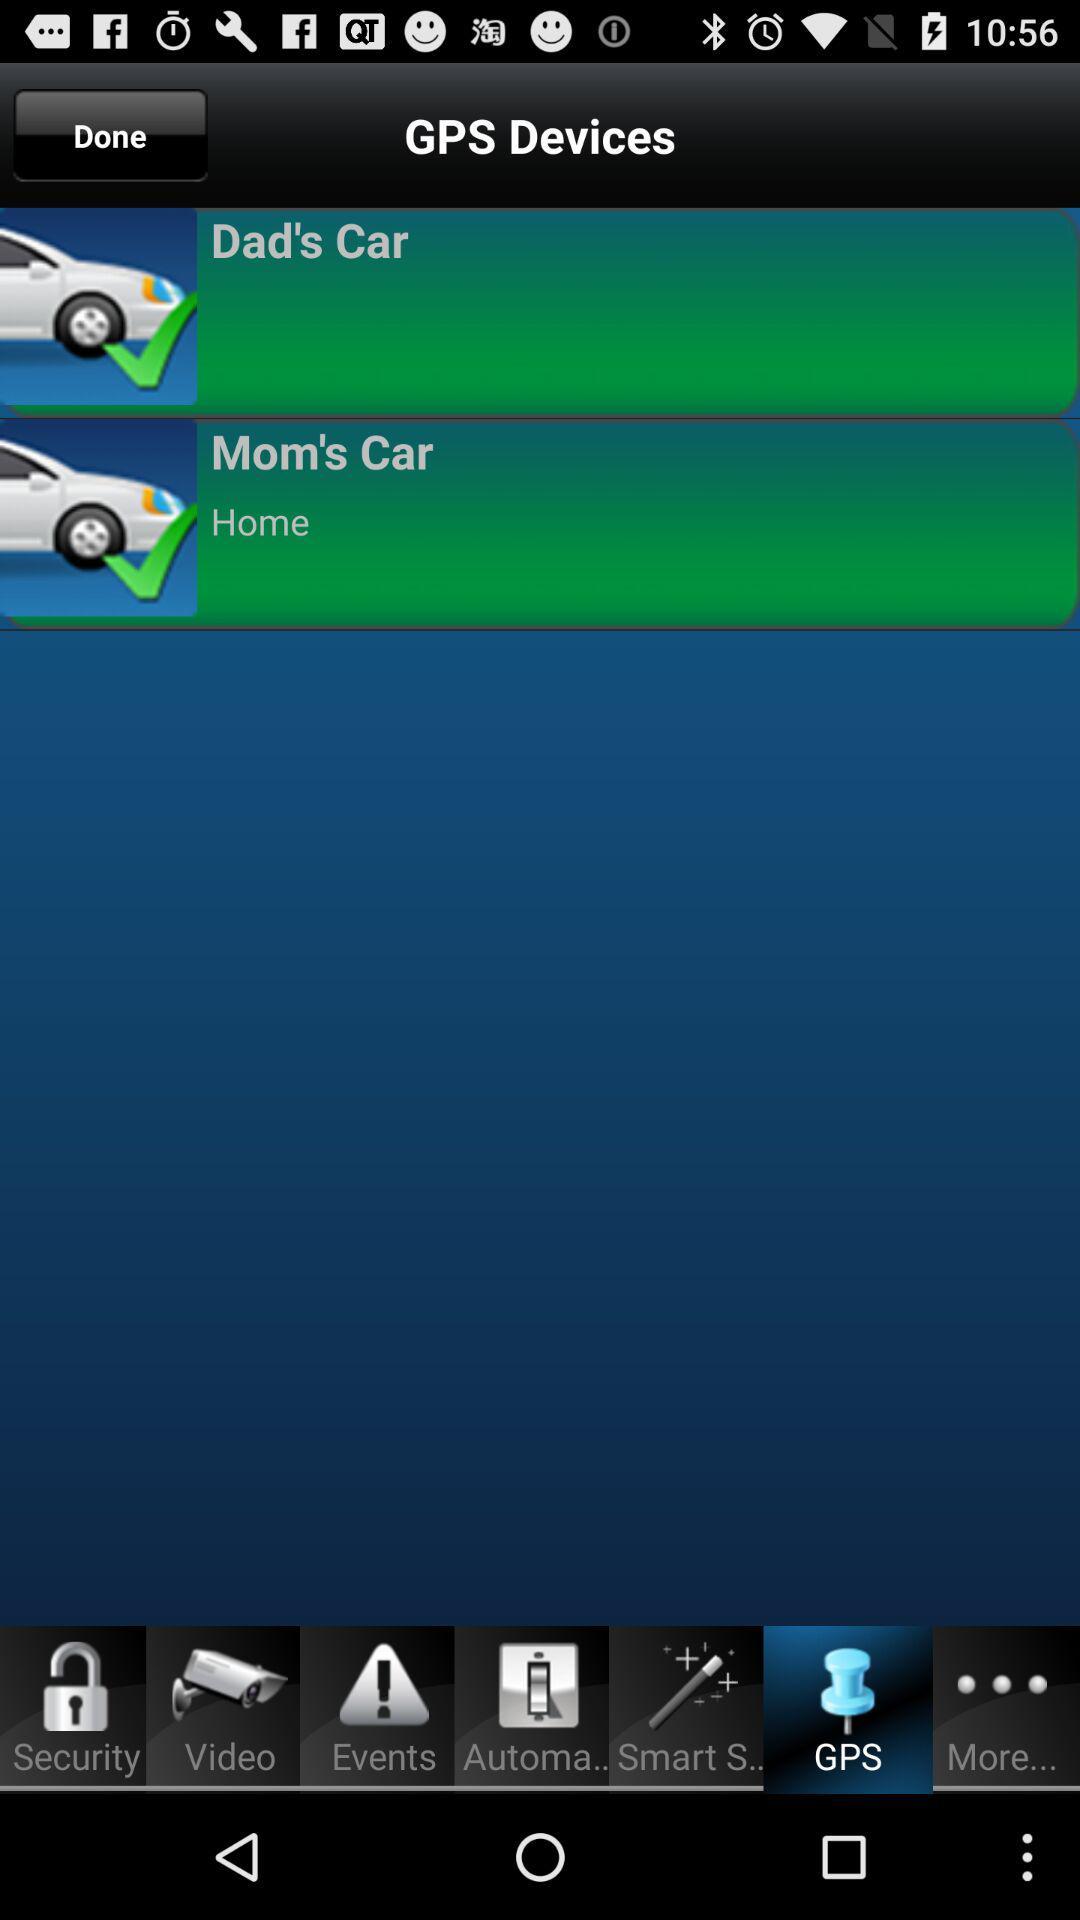 The width and height of the screenshot is (1080, 1920). I want to click on app above the mom's car app, so click(636, 308).